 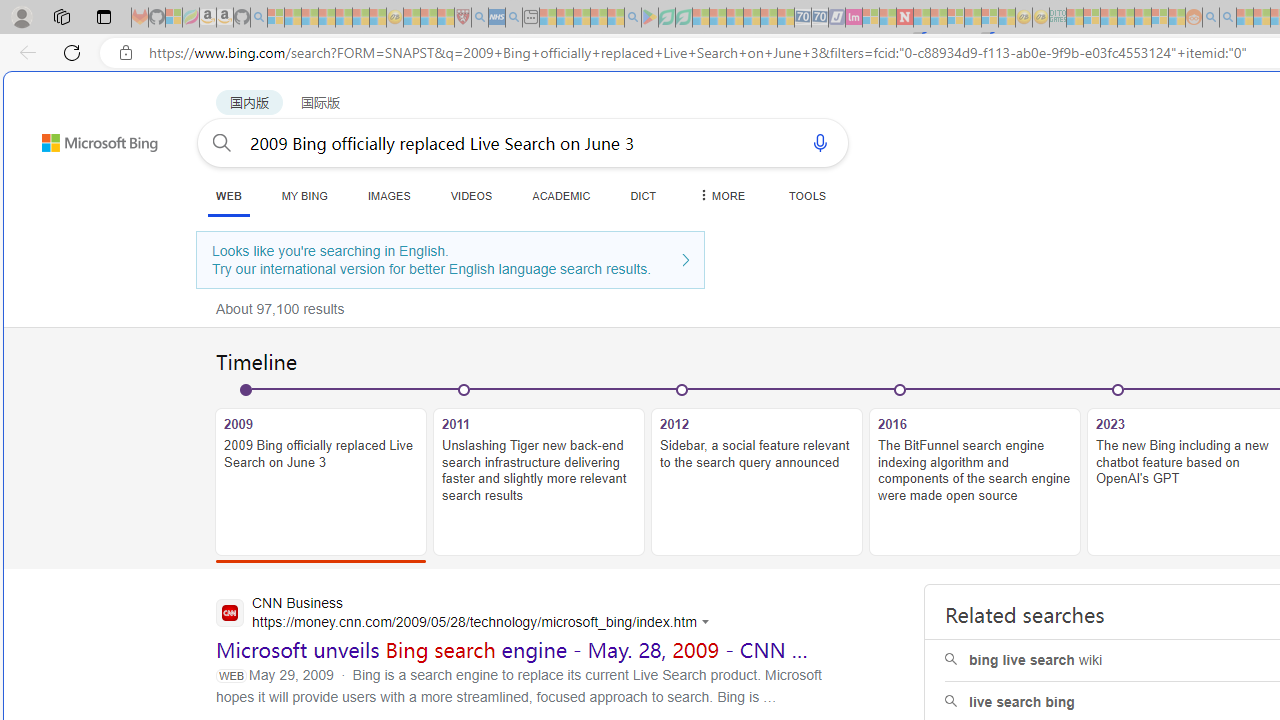 I want to click on '20092009 Bing officially replaced Live Search on June 3', so click(x=321, y=471).